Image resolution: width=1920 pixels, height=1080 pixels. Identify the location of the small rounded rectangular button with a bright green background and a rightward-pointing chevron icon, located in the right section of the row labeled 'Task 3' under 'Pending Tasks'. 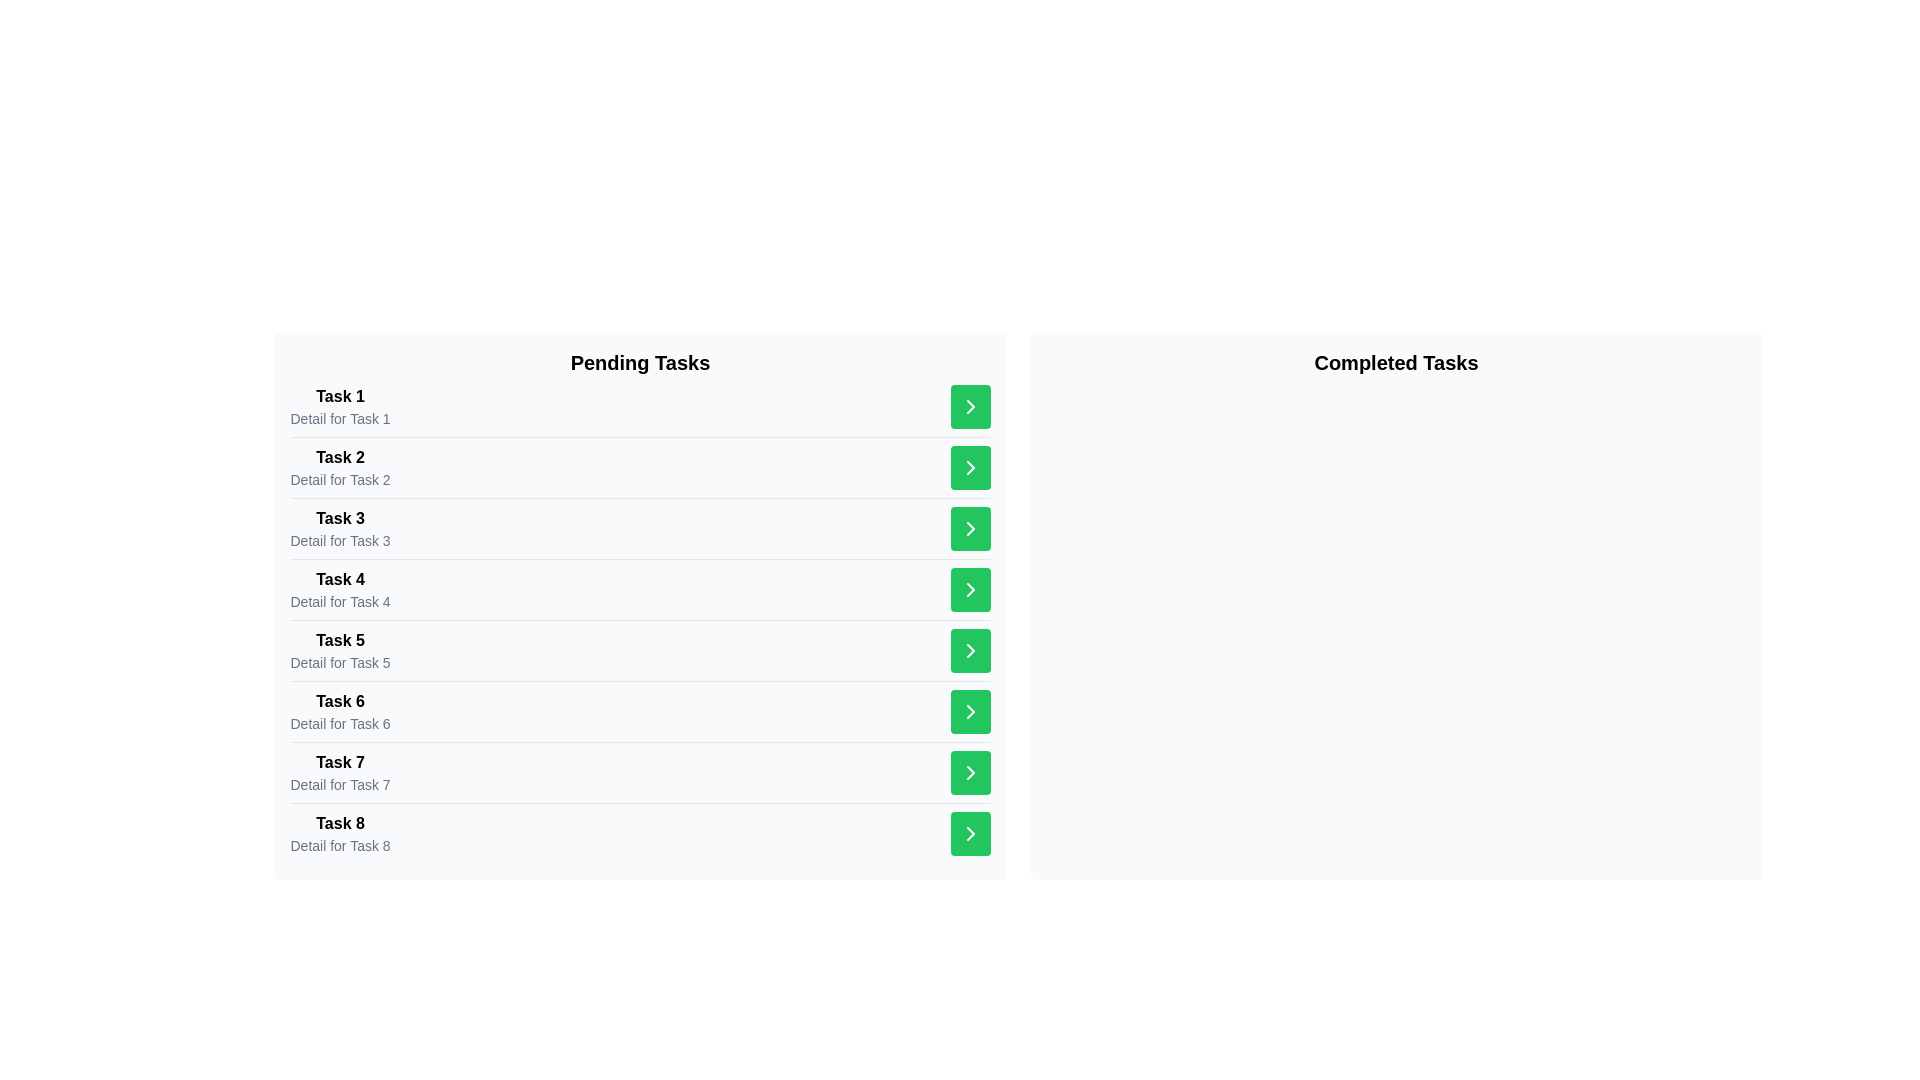
(970, 527).